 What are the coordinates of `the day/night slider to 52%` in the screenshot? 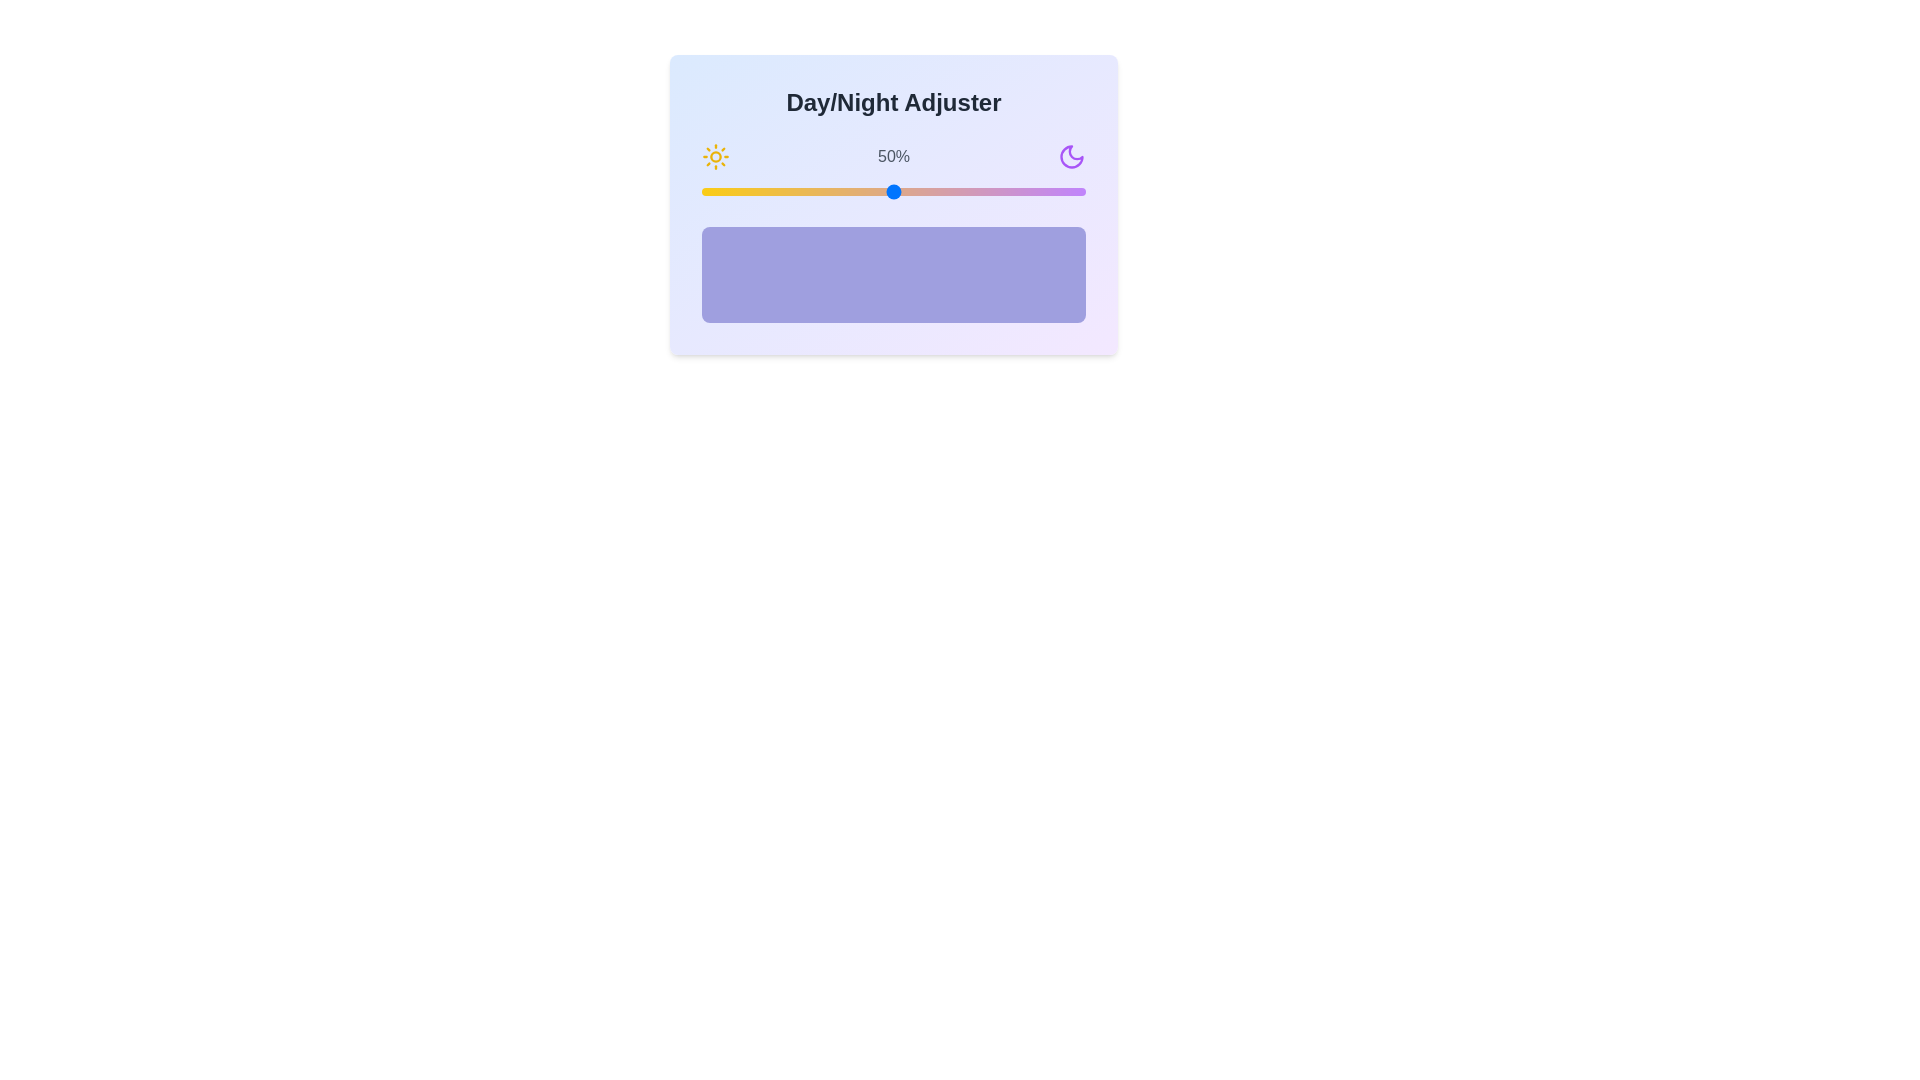 It's located at (900, 192).